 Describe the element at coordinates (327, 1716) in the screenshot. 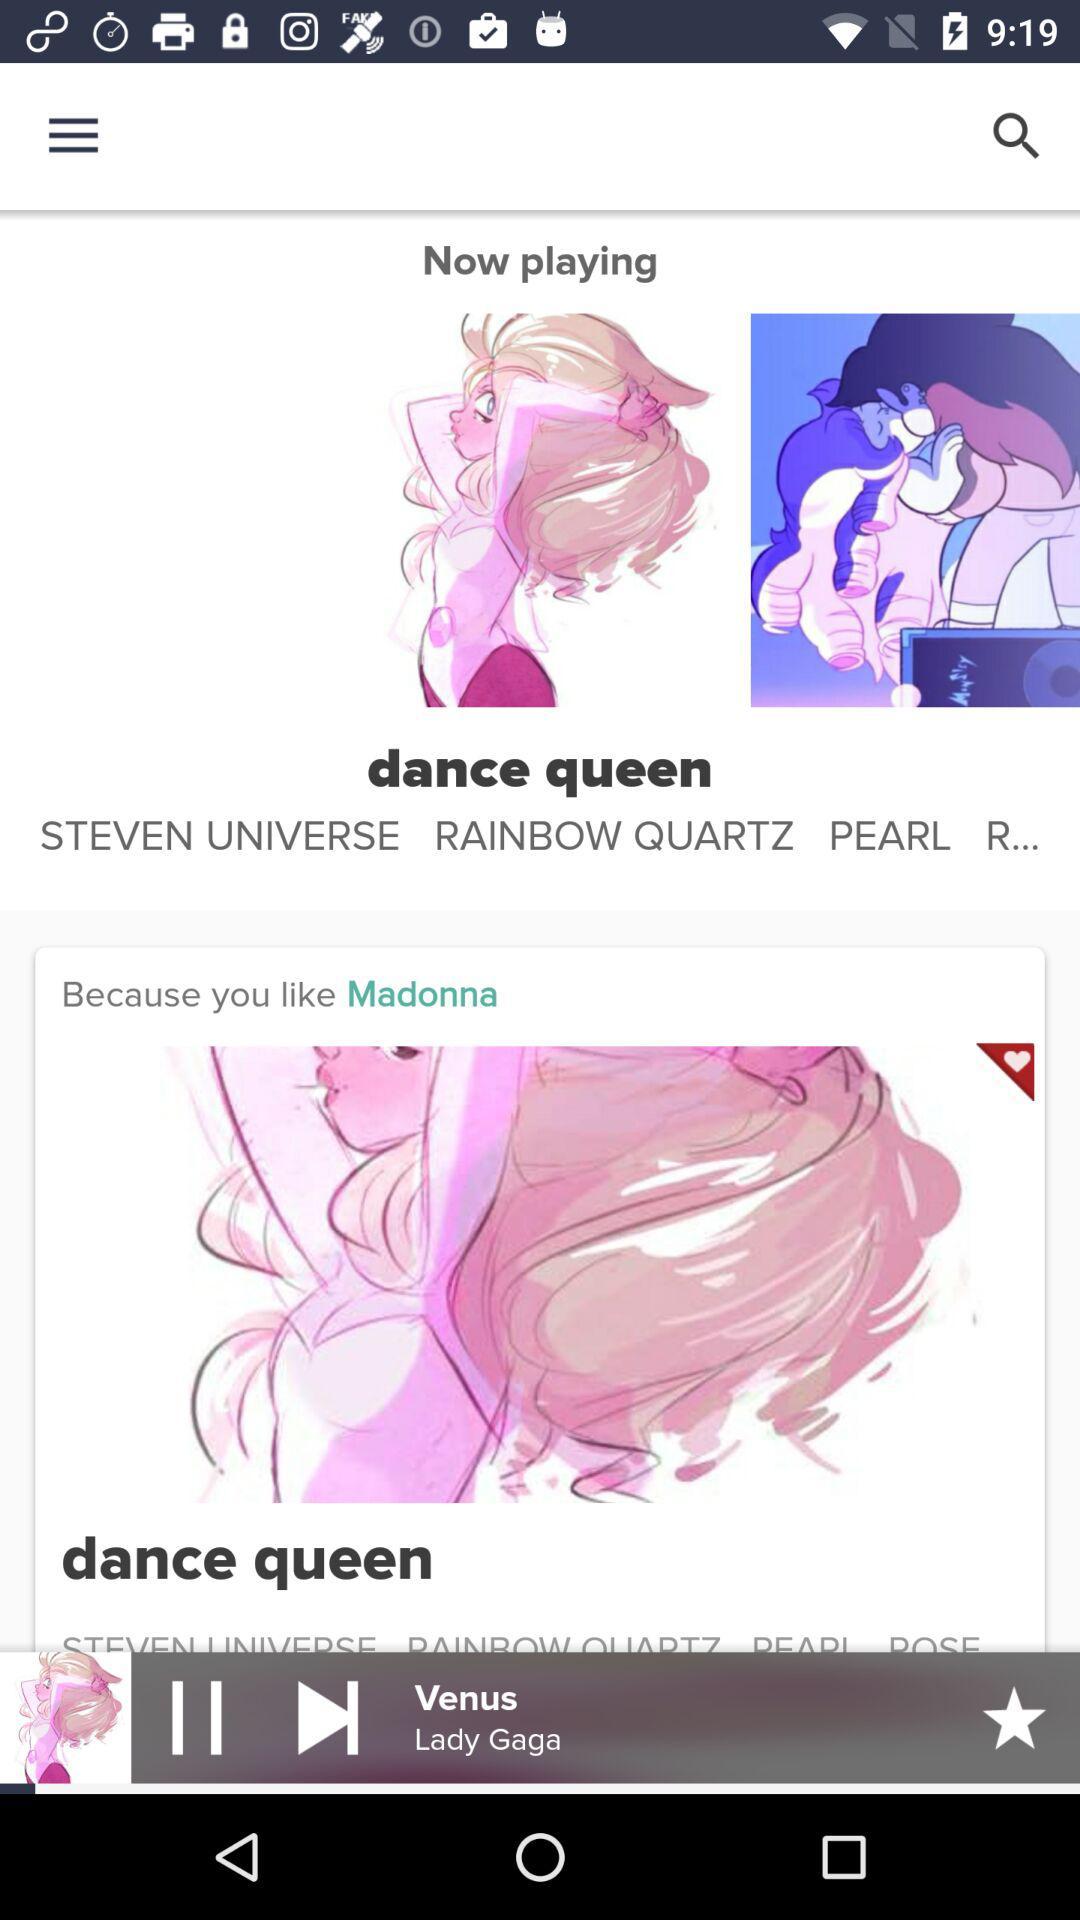

I see `the skip_next icon` at that location.